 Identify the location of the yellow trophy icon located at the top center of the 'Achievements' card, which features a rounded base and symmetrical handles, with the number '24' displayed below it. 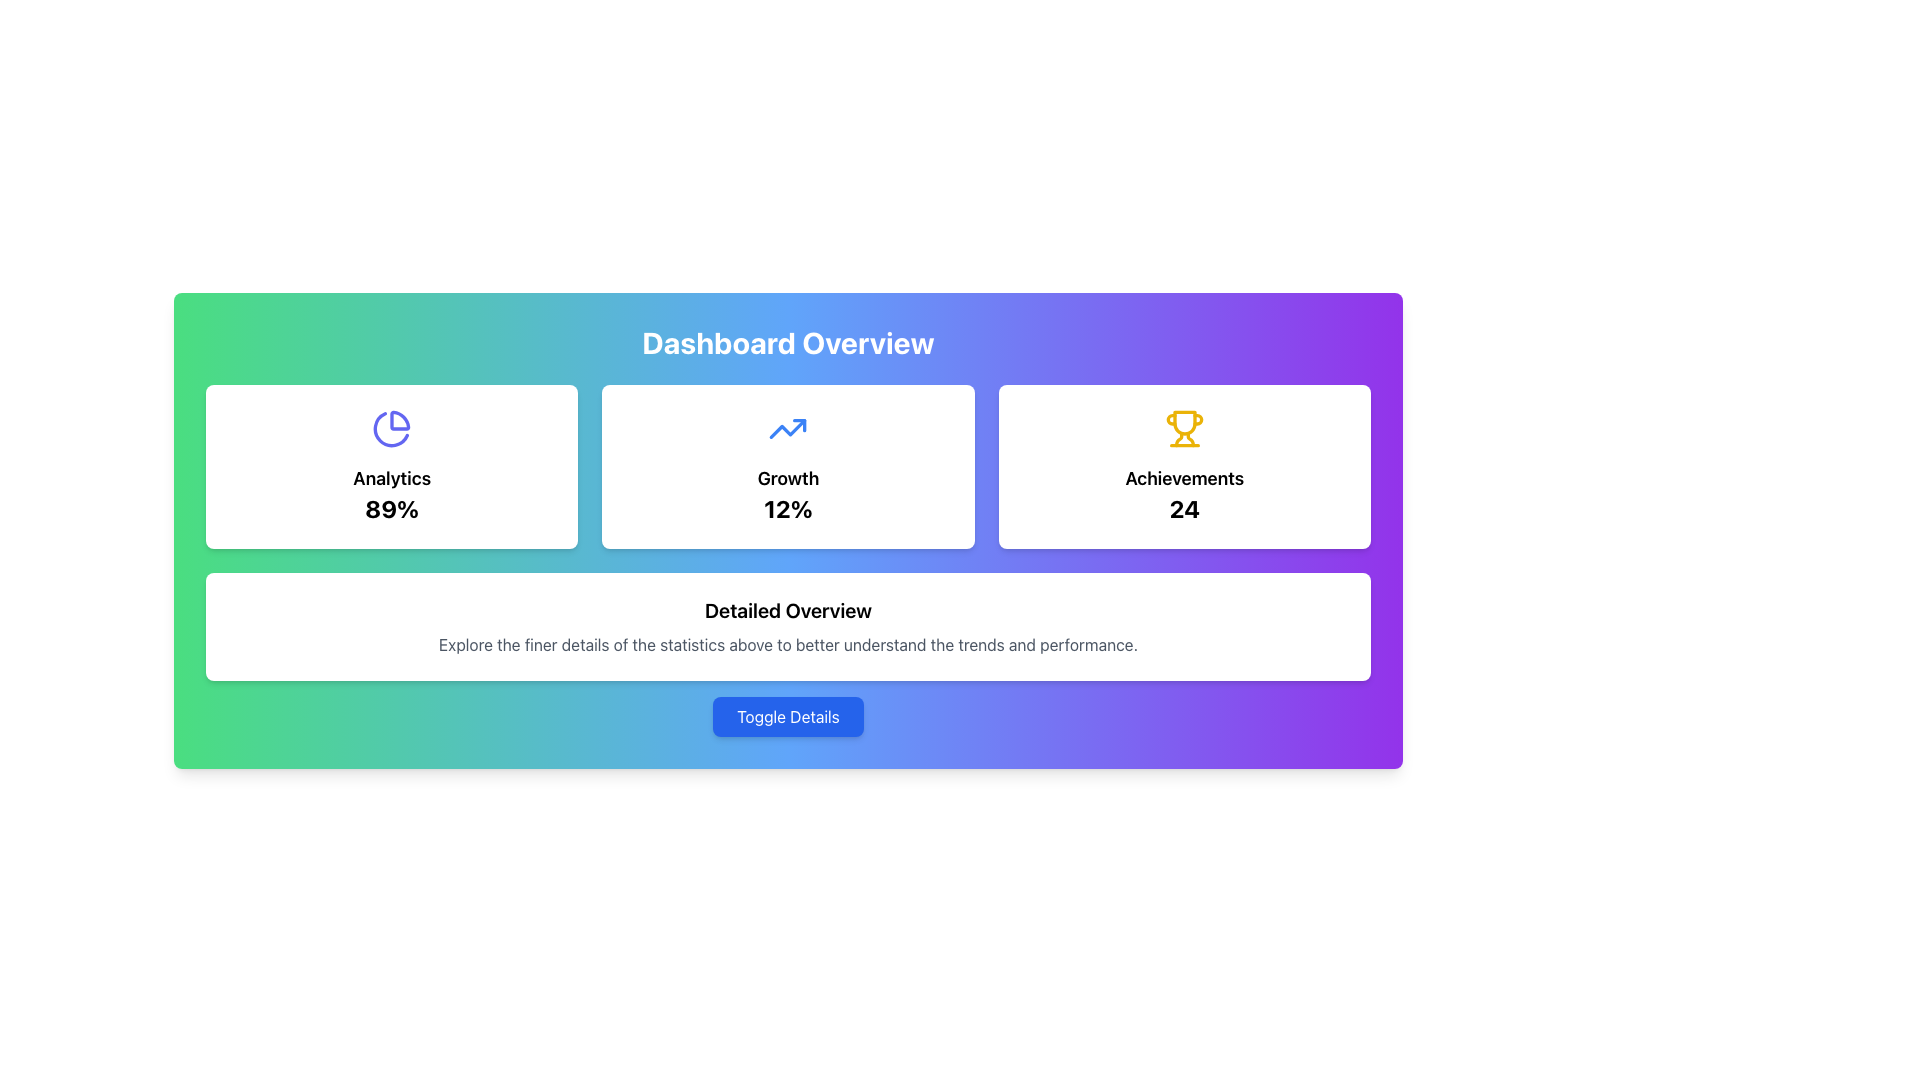
(1184, 427).